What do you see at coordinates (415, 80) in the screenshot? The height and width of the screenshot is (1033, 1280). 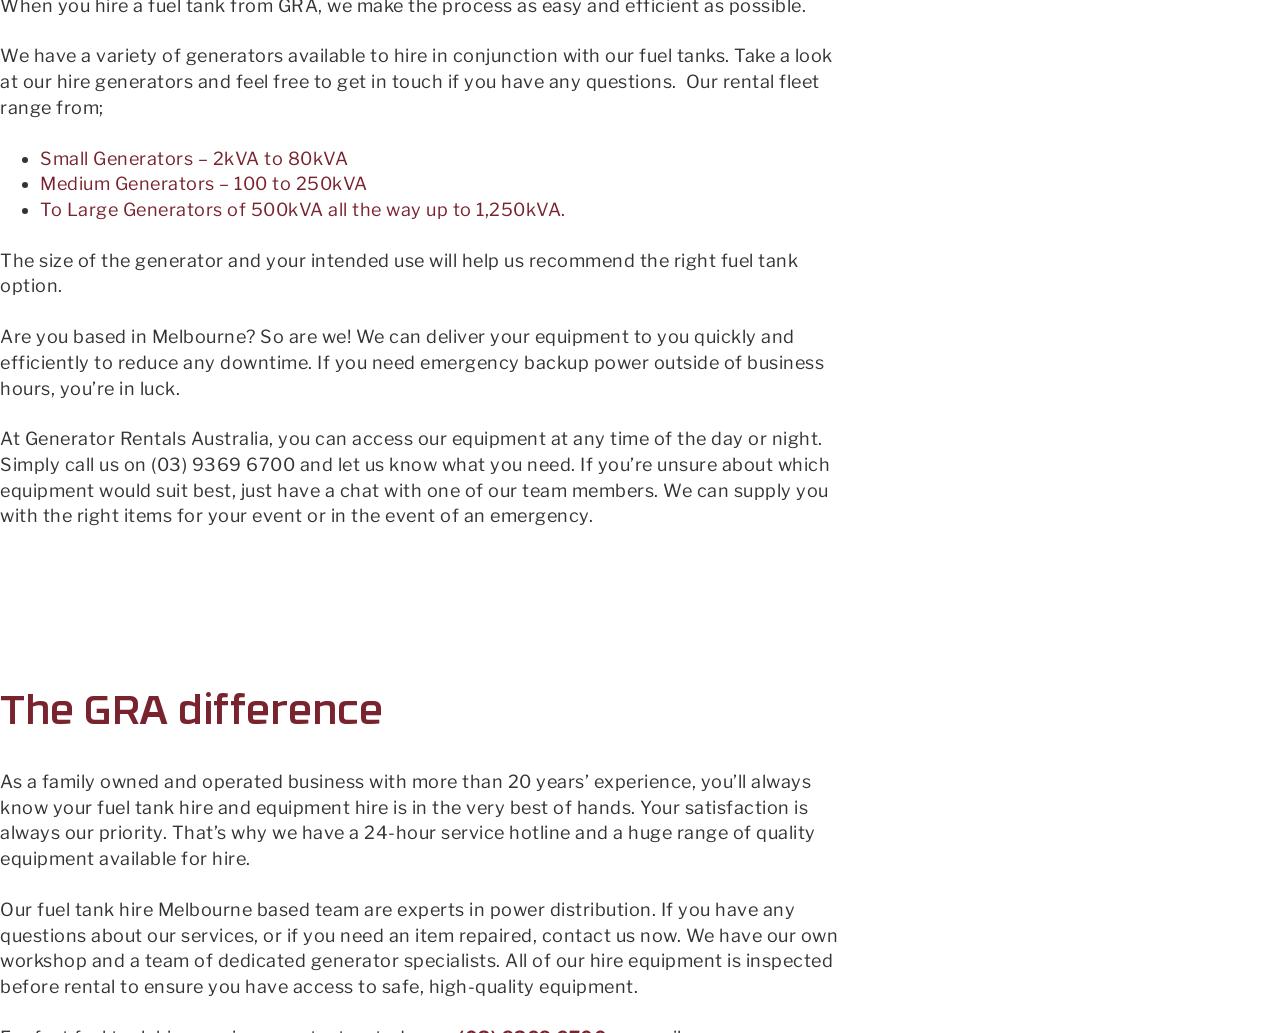 I see `'We have a variety of generators available to hire in conjunction with our fuel tanks. Take a look at our hire generators and feel free to get in touch if you have any questions.  Our rental fleet range from;'` at bounding box center [415, 80].